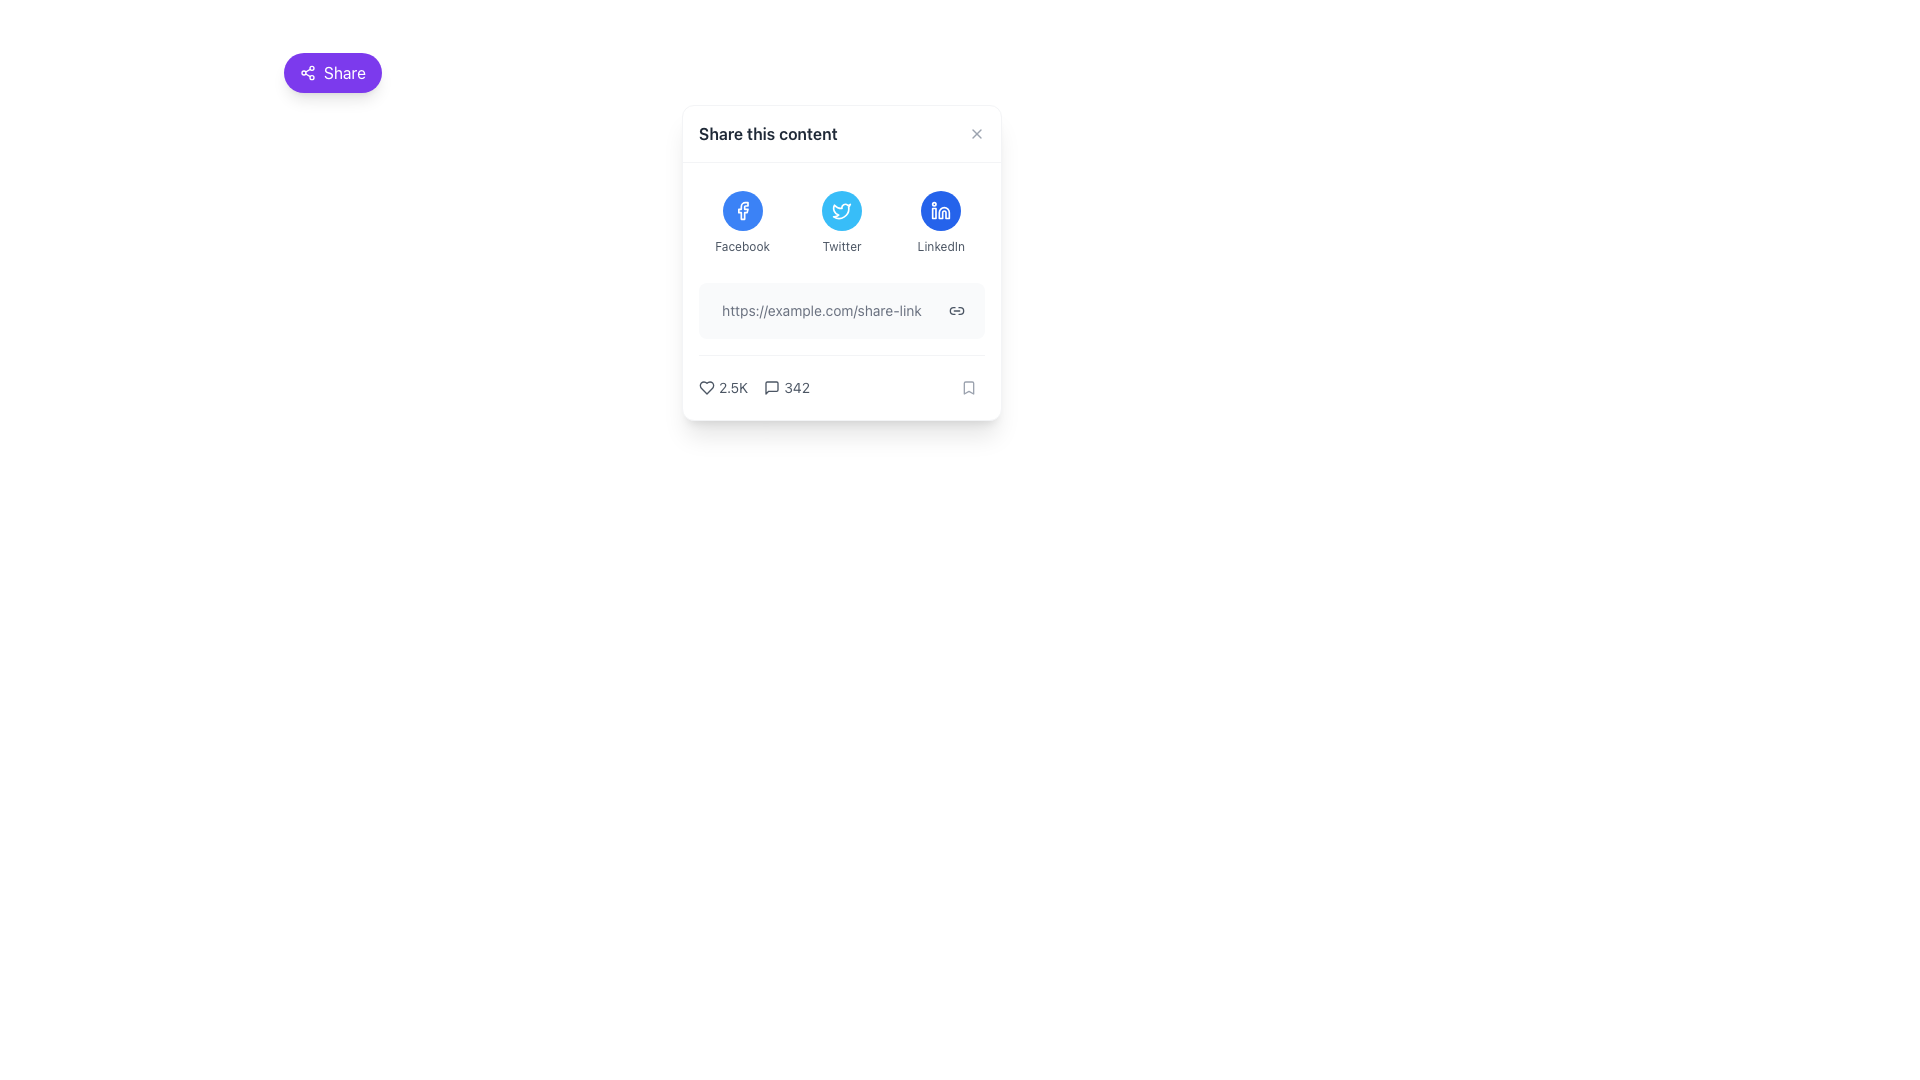  Describe the element at coordinates (977, 134) in the screenshot. I see `the close button located in the top-right corner of the 'Share this content' pop-up window to dismiss it` at that location.